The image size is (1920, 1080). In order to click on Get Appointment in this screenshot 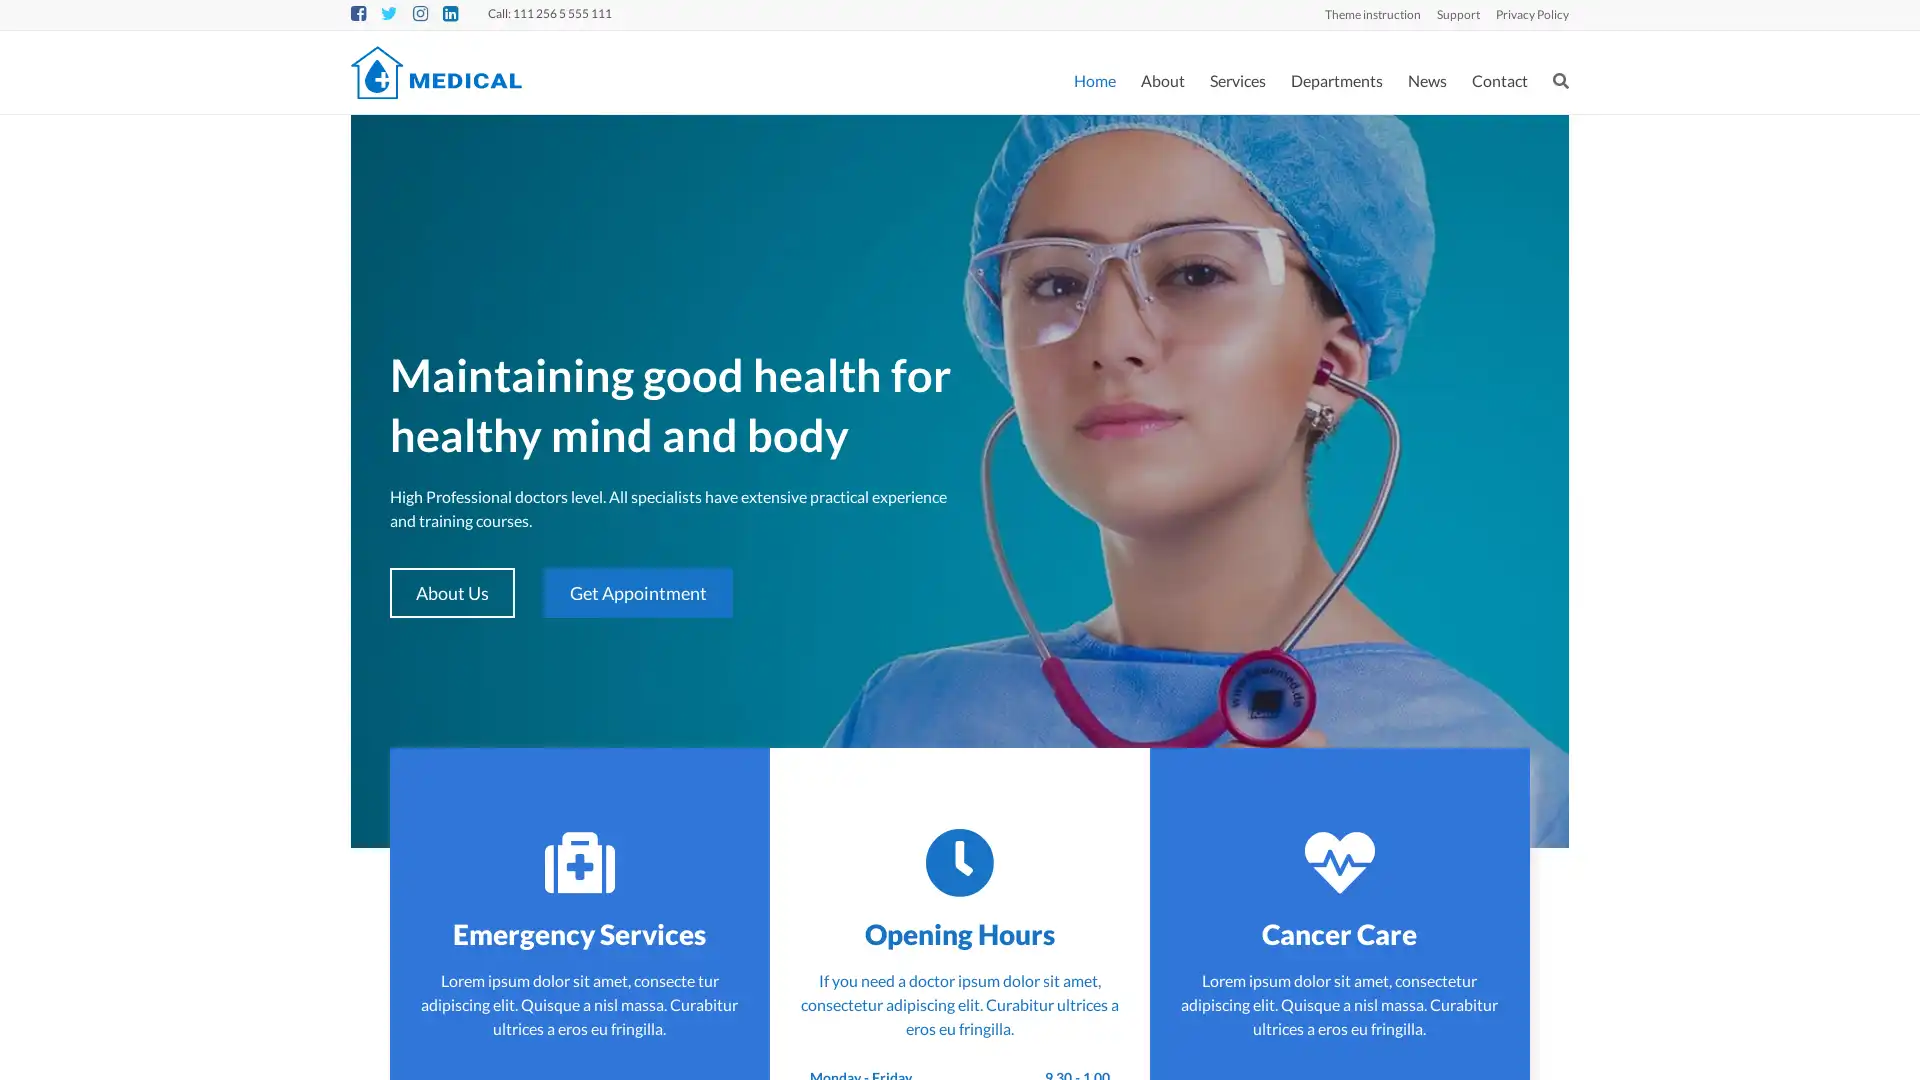, I will do `click(636, 592)`.